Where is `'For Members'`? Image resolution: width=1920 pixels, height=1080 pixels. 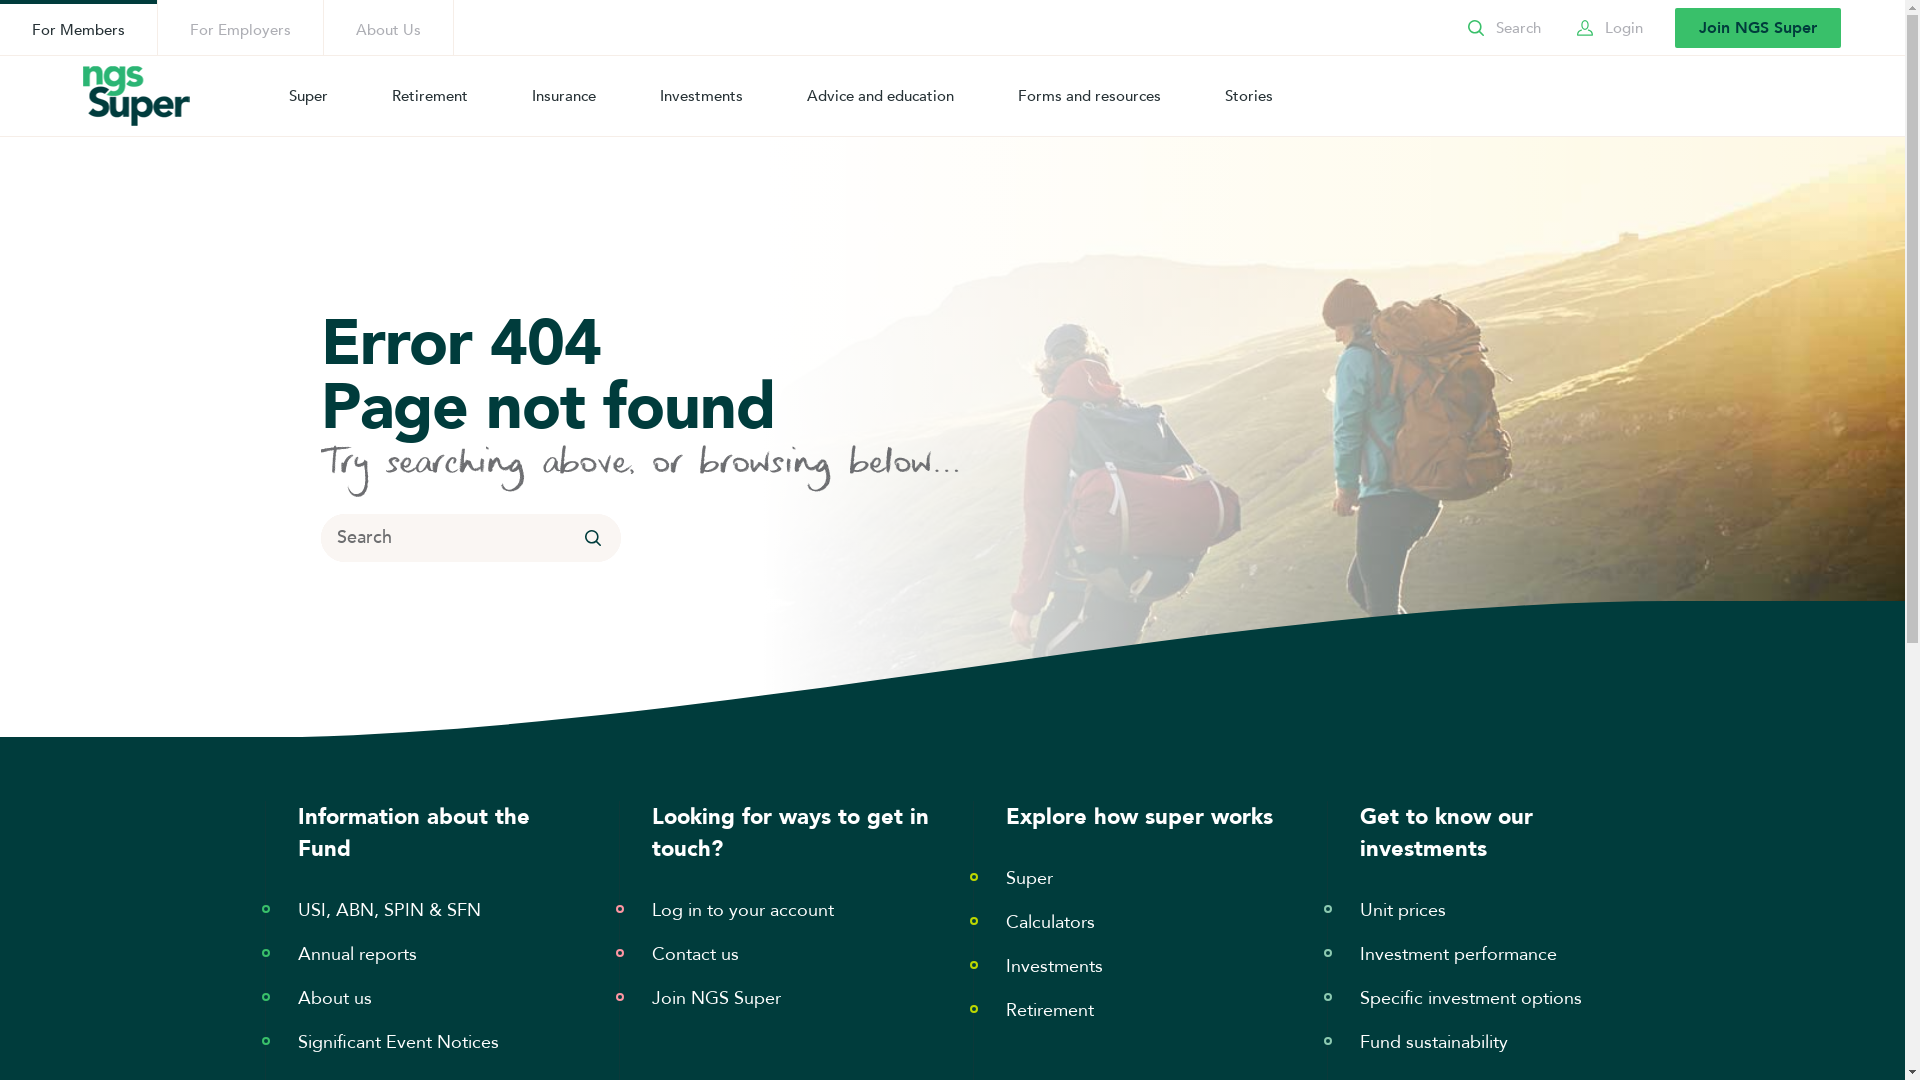
'For Members' is located at coordinates (78, 27).